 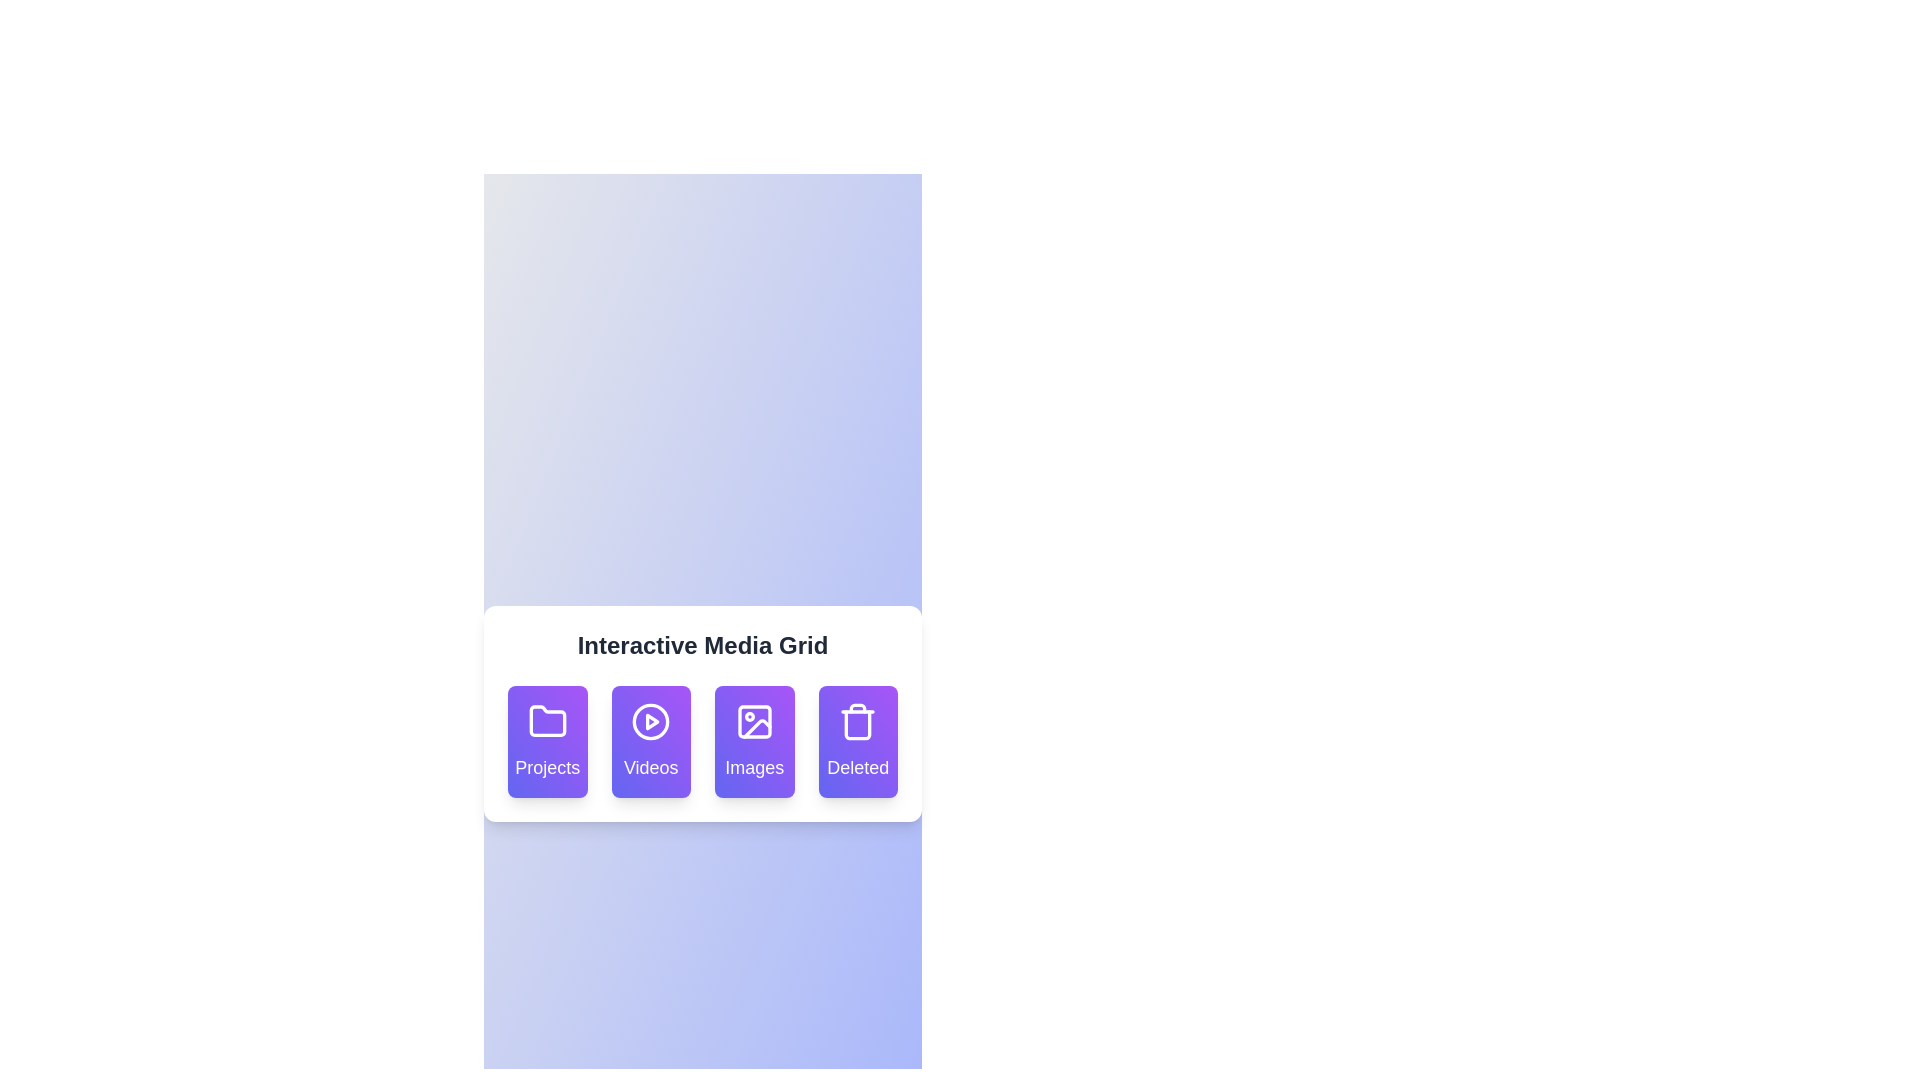 I want to click on the 'Images' icon, which is the third icon in a horizontal group of four icons, representing image-related functionality, located below the 'Interactive Media Grid' heading, so click(x=753, y=721).